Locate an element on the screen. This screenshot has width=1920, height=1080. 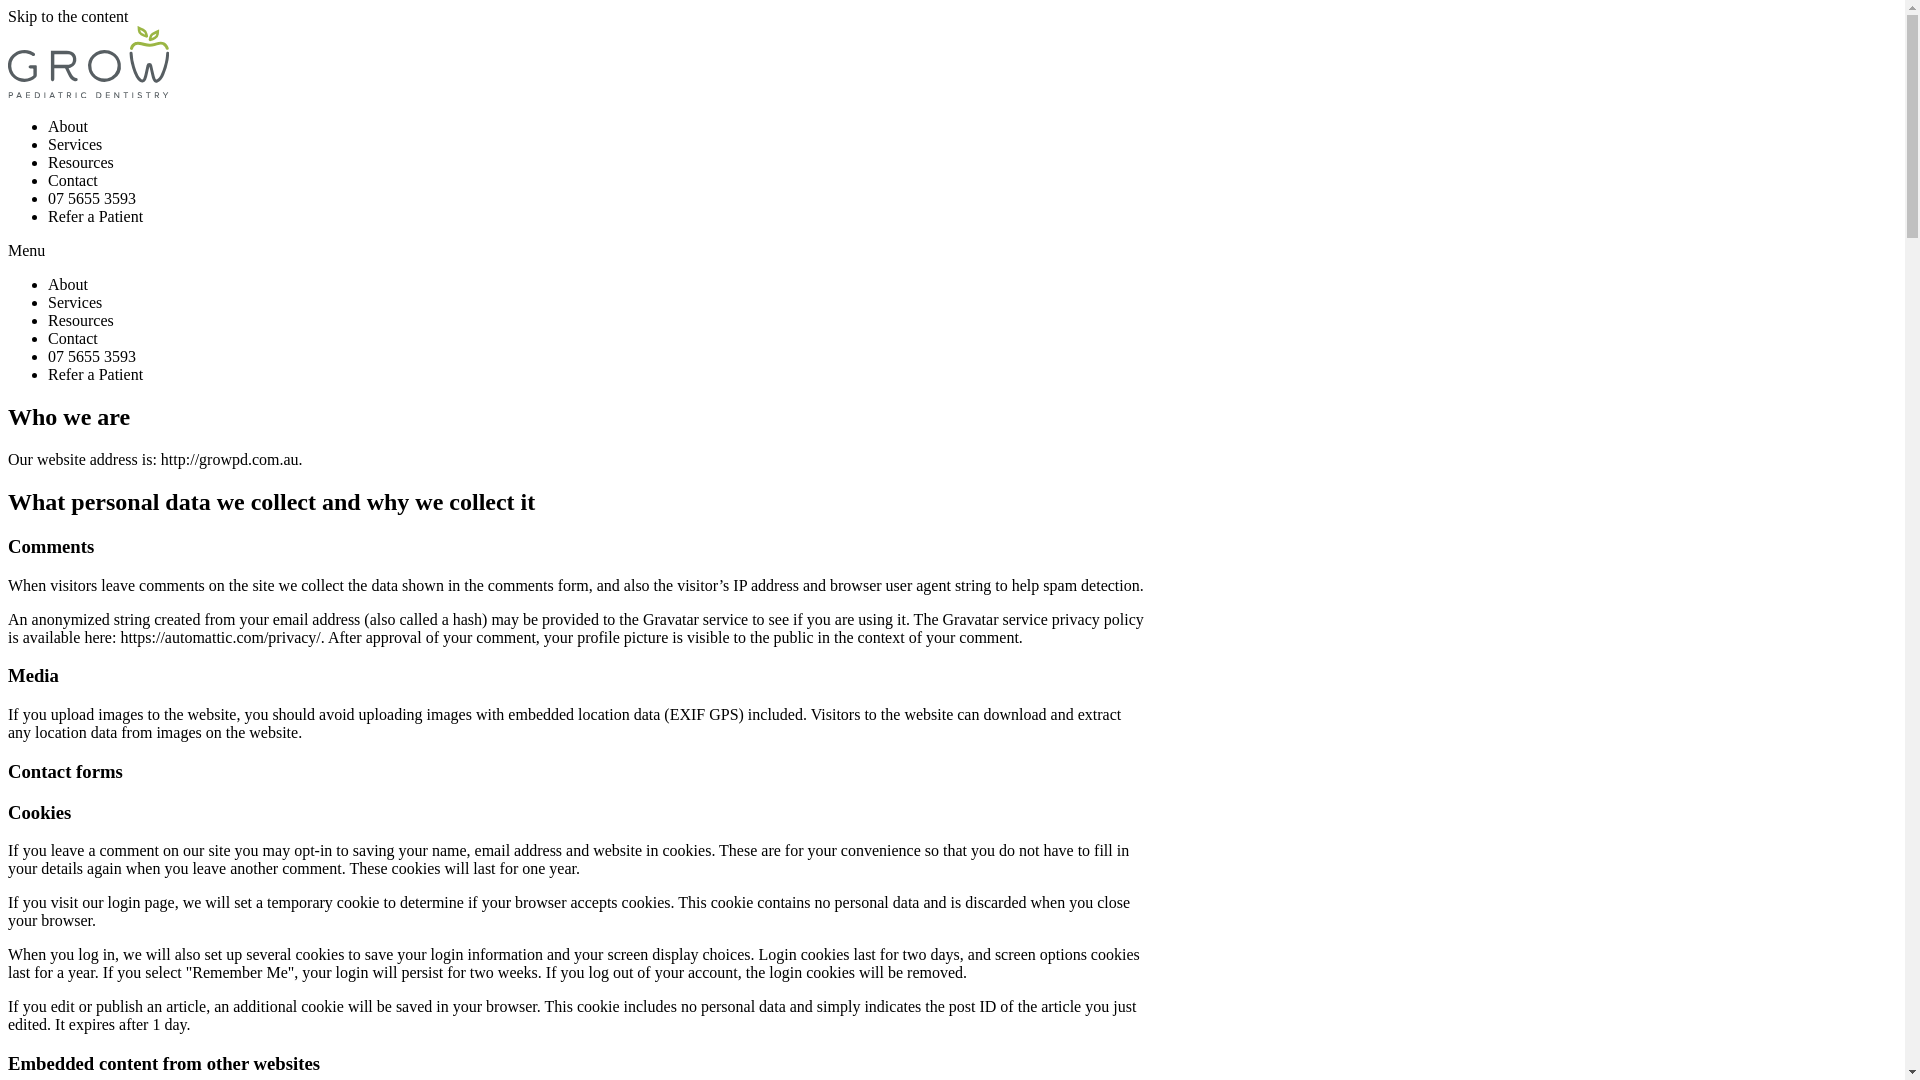
'About' is located at coordinates (67, 284).